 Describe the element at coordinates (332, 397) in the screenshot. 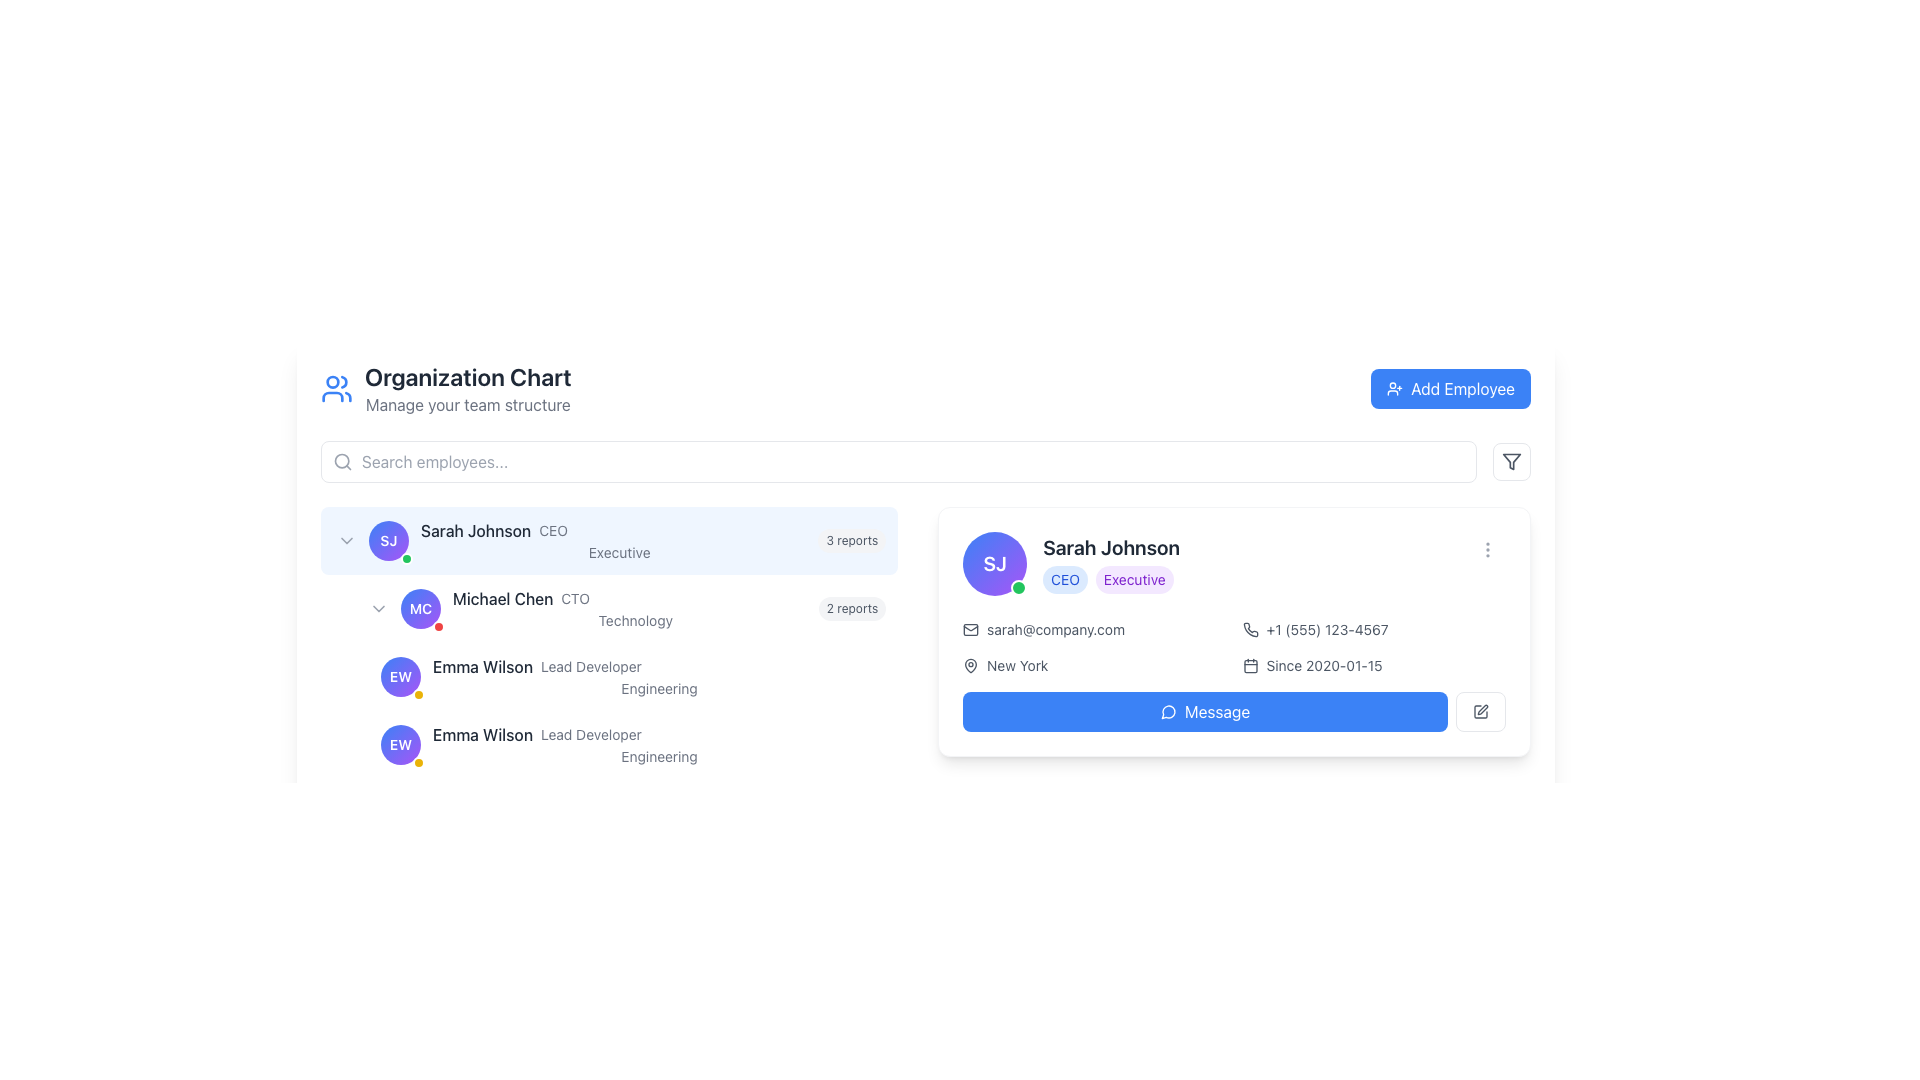

I see `Vector component within the SVG that contributes to the user-related functionalities icon, located in the middle of the icon near the header text` at that location.